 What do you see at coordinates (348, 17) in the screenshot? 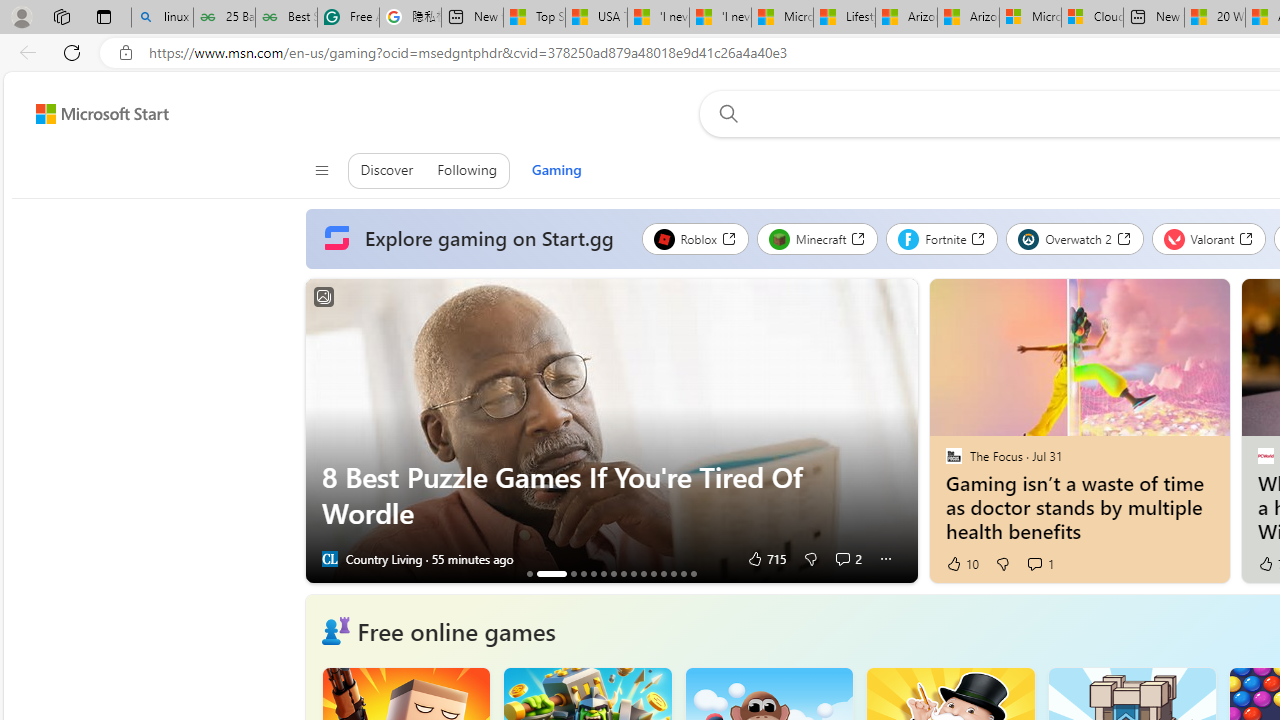
I see `'Free AI Writing Assistance for Students | Grammarly'` at bounding box center [348, 17].